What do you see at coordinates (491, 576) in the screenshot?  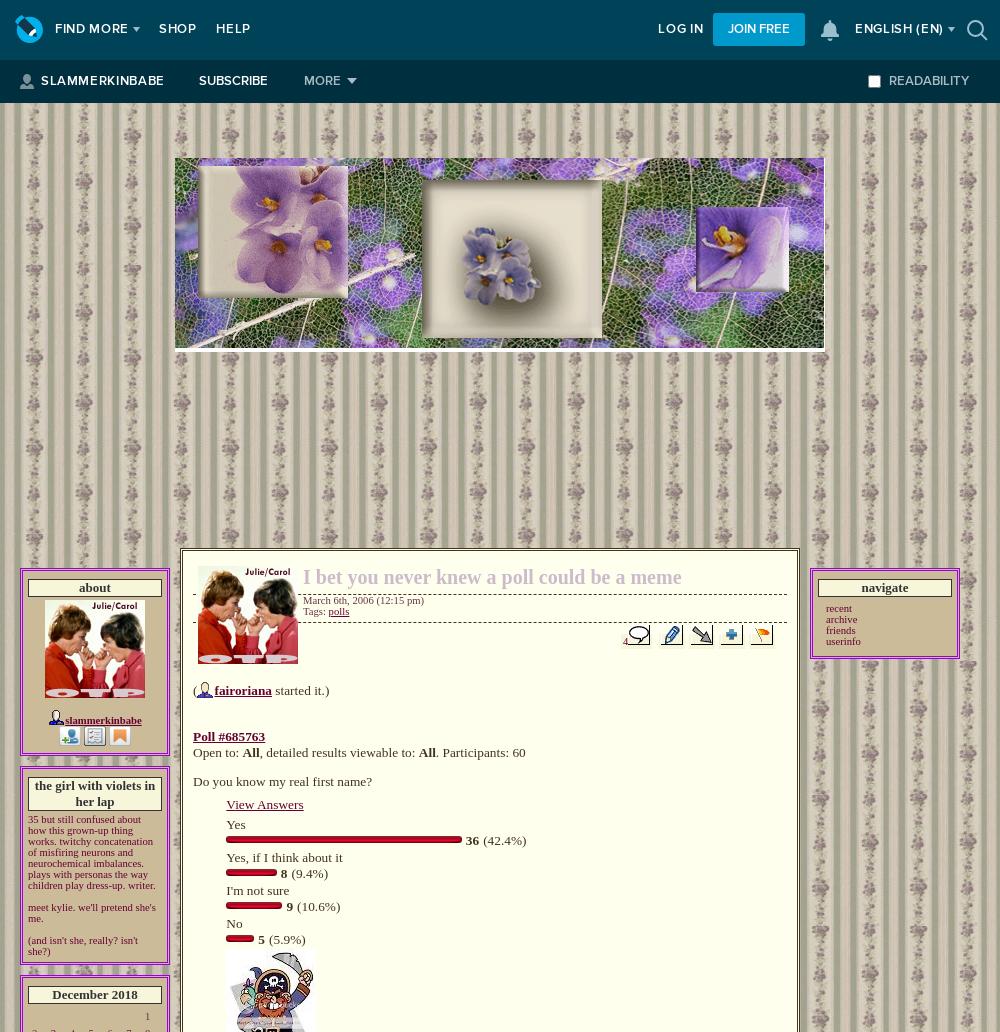 I see `'I bet you never knew a poll could be a meme'` at bounding box center [491, 576].